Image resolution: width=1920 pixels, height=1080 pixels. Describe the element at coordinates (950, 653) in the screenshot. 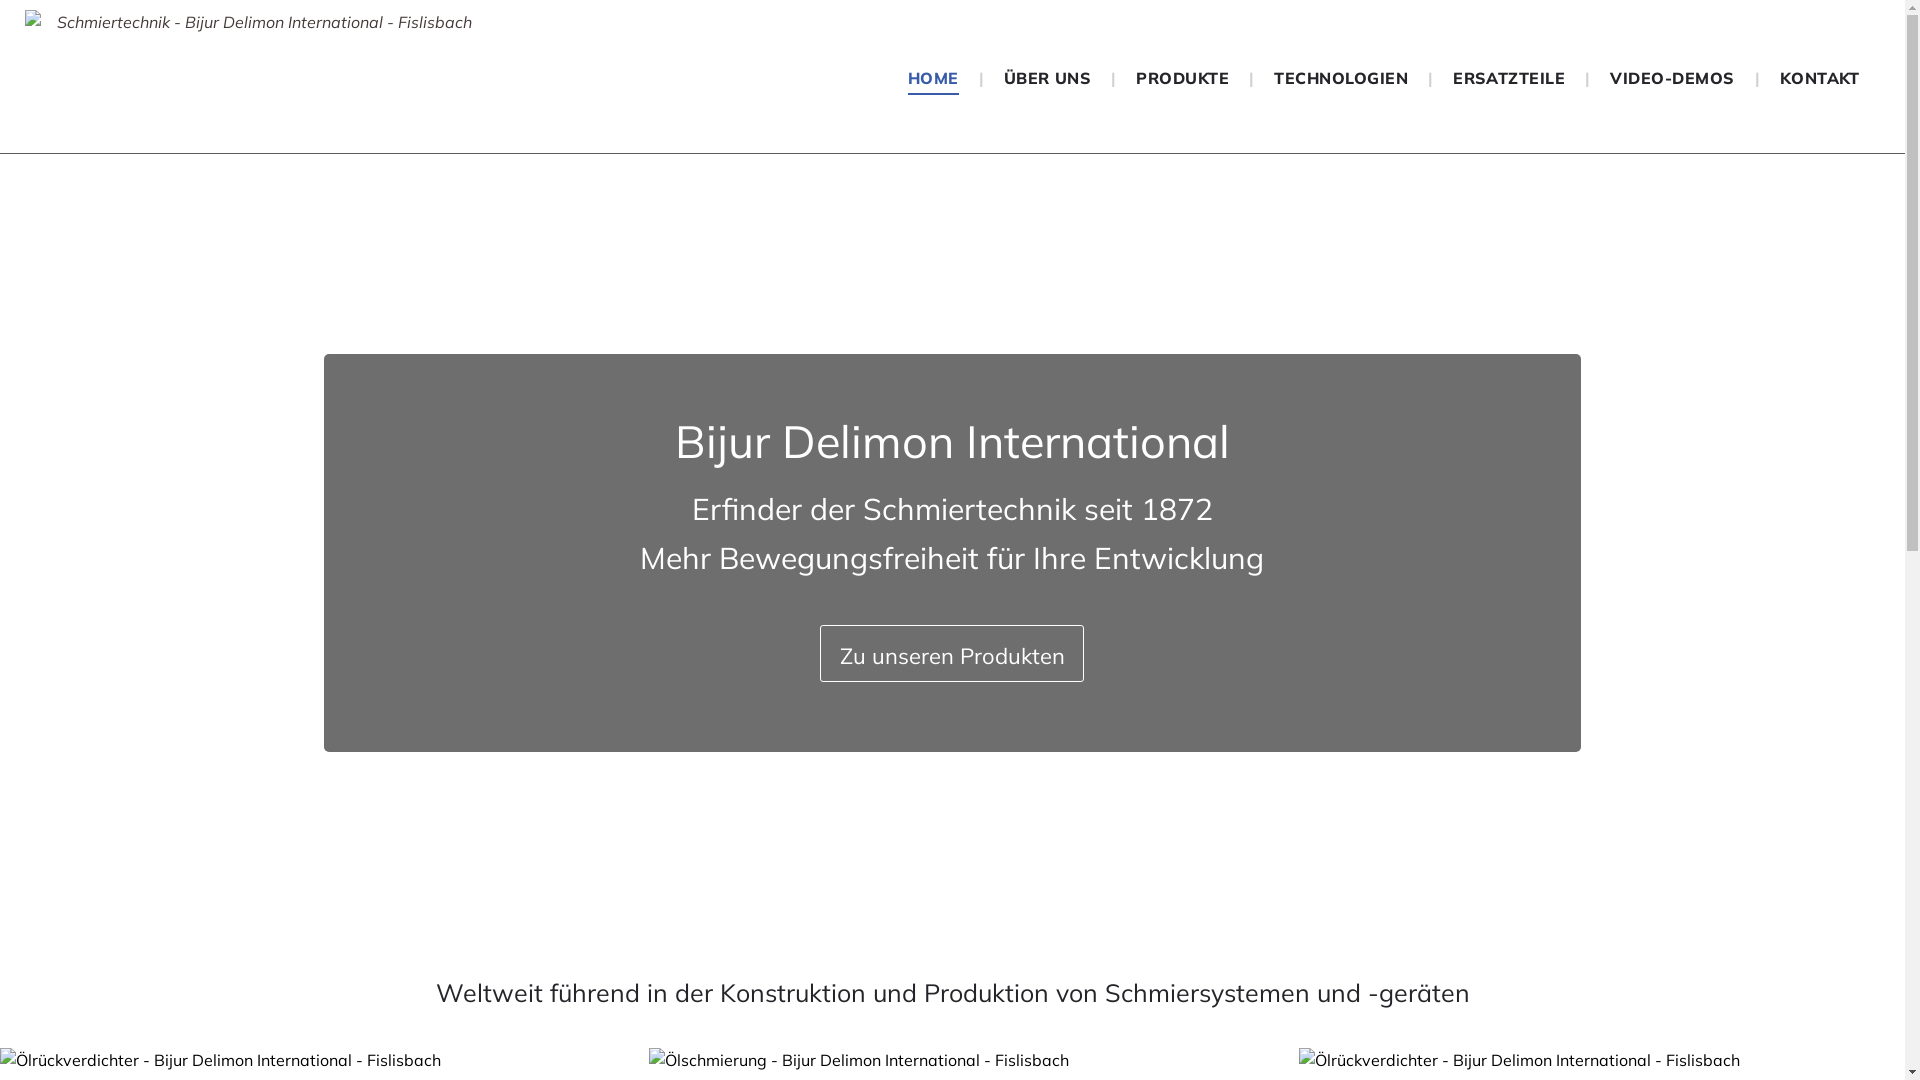

I see `'Zu unseren Produkten'` at that location.